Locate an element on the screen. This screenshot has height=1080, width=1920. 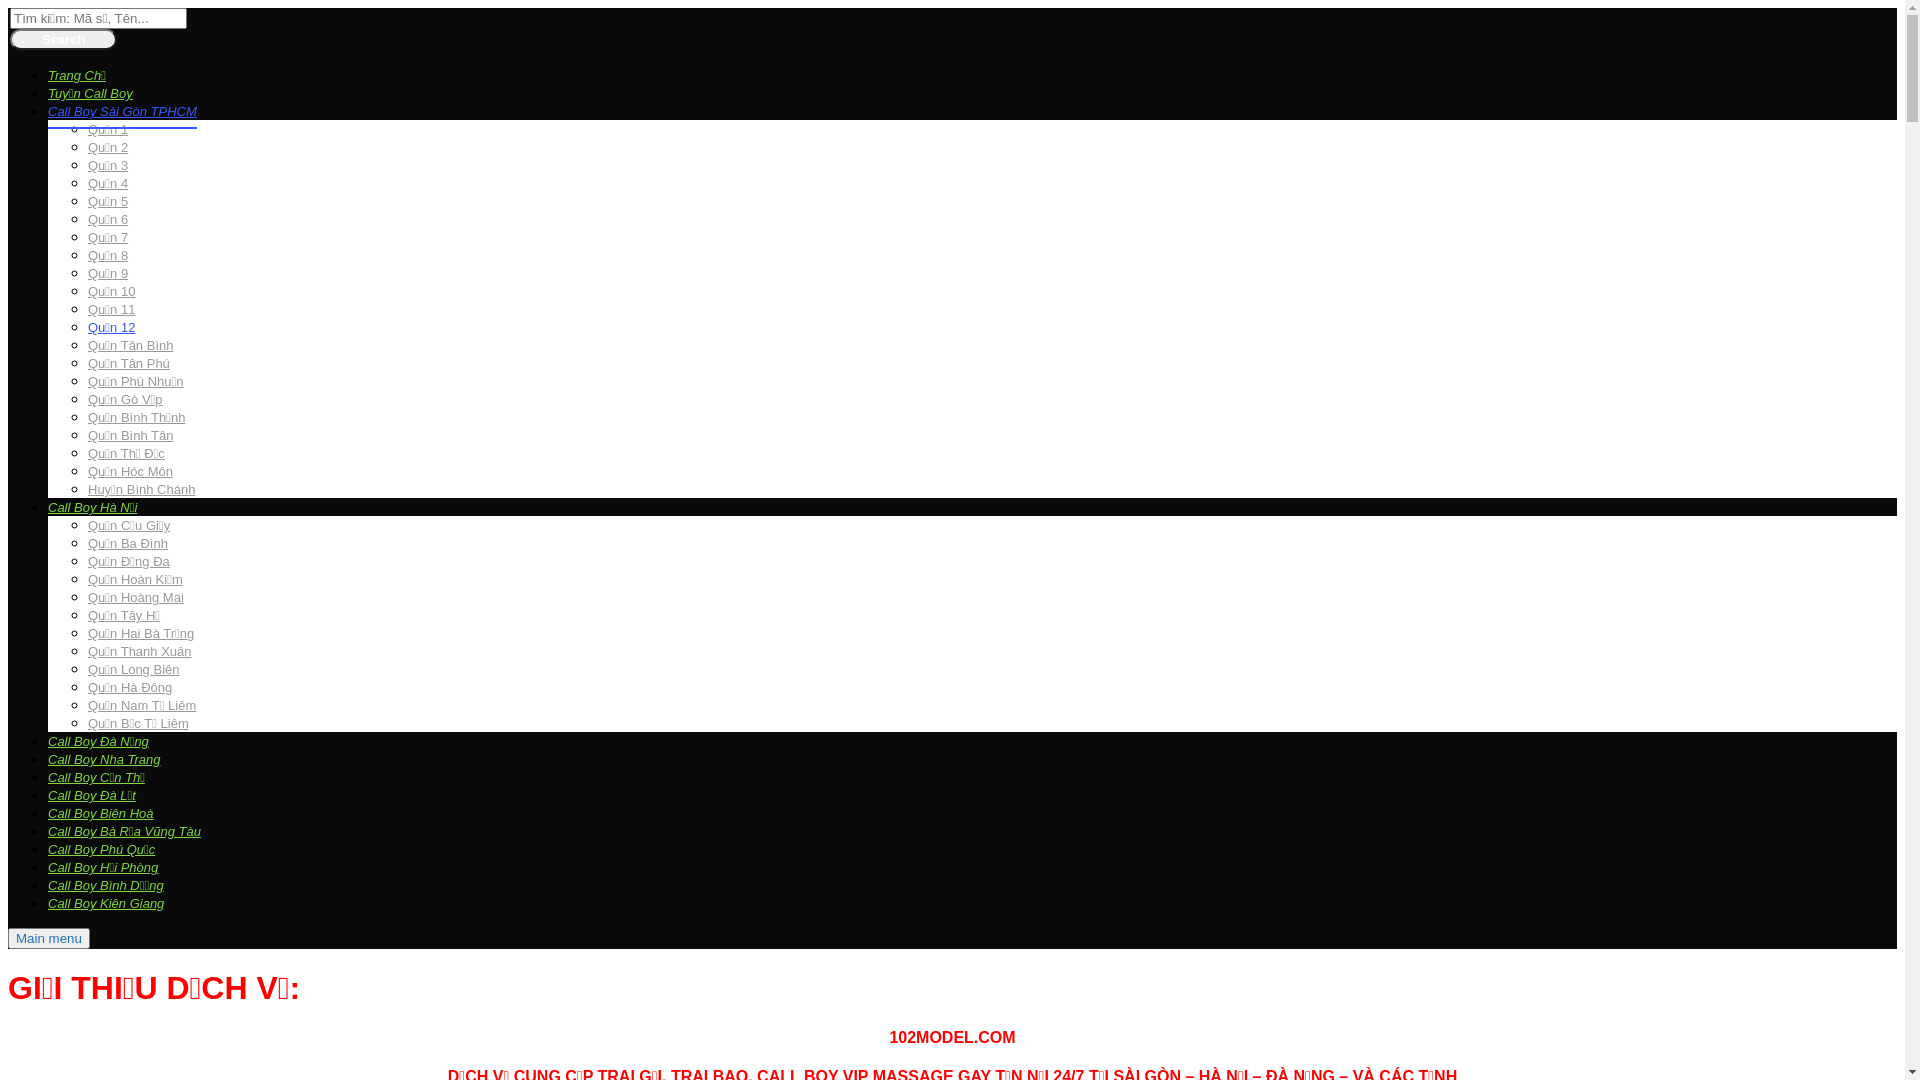
'Call Boy Nha Trang' is located at coordinates (103, 759).